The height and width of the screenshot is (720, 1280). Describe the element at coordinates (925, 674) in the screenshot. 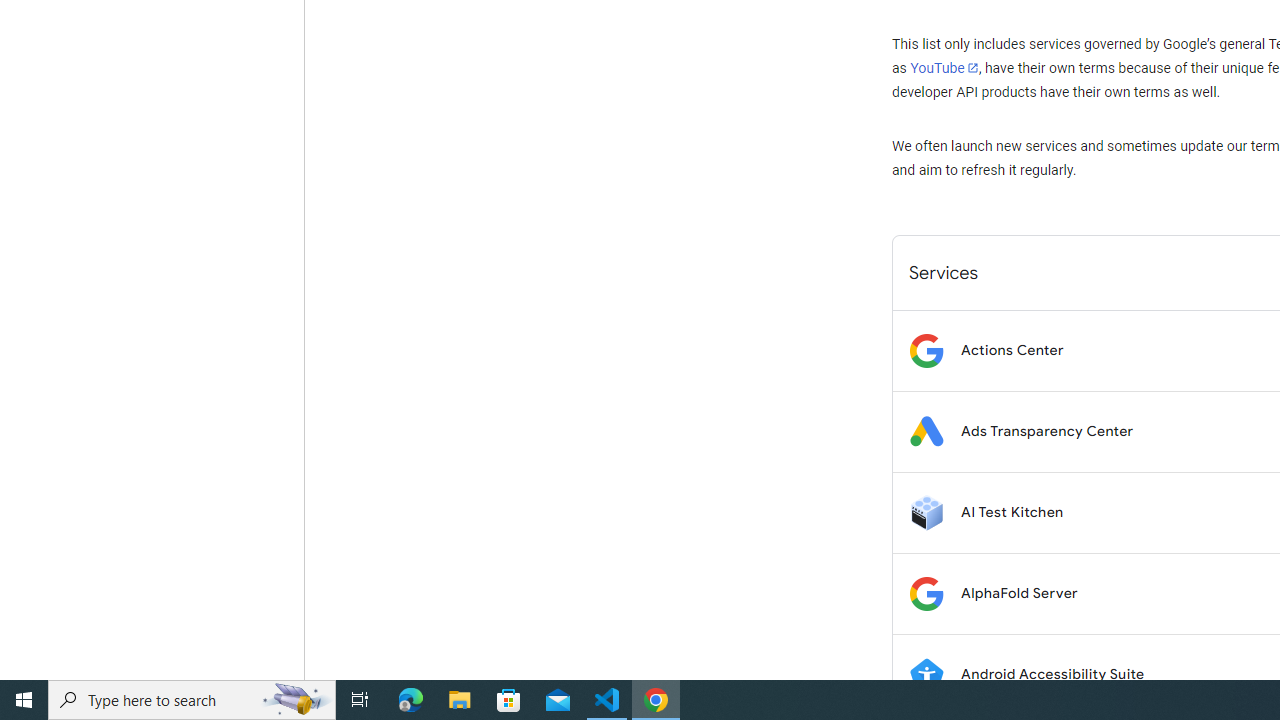

I see `'Logo for Android Accessibility Suite'` at that location.